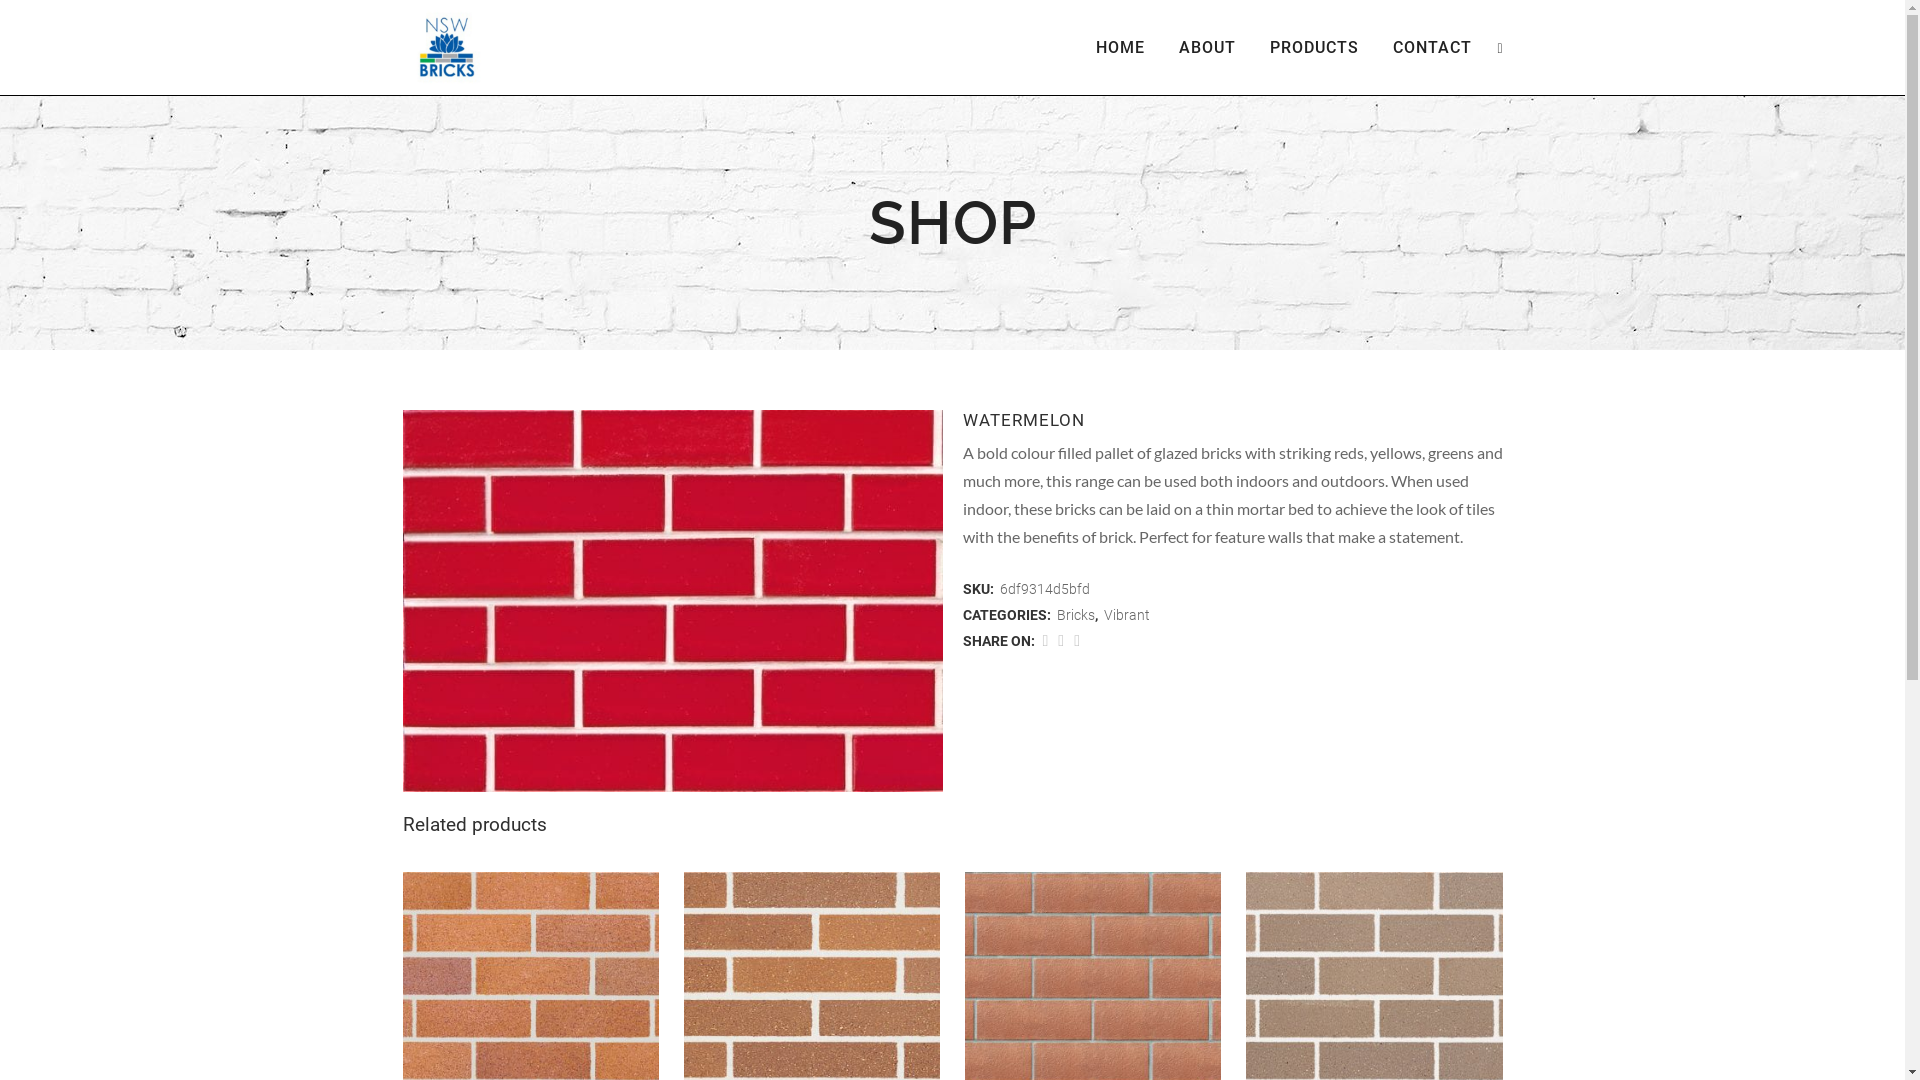 The height and width of the screenshot is (1080, 1920). I want to click on 'HOME', so click(1120, 46).